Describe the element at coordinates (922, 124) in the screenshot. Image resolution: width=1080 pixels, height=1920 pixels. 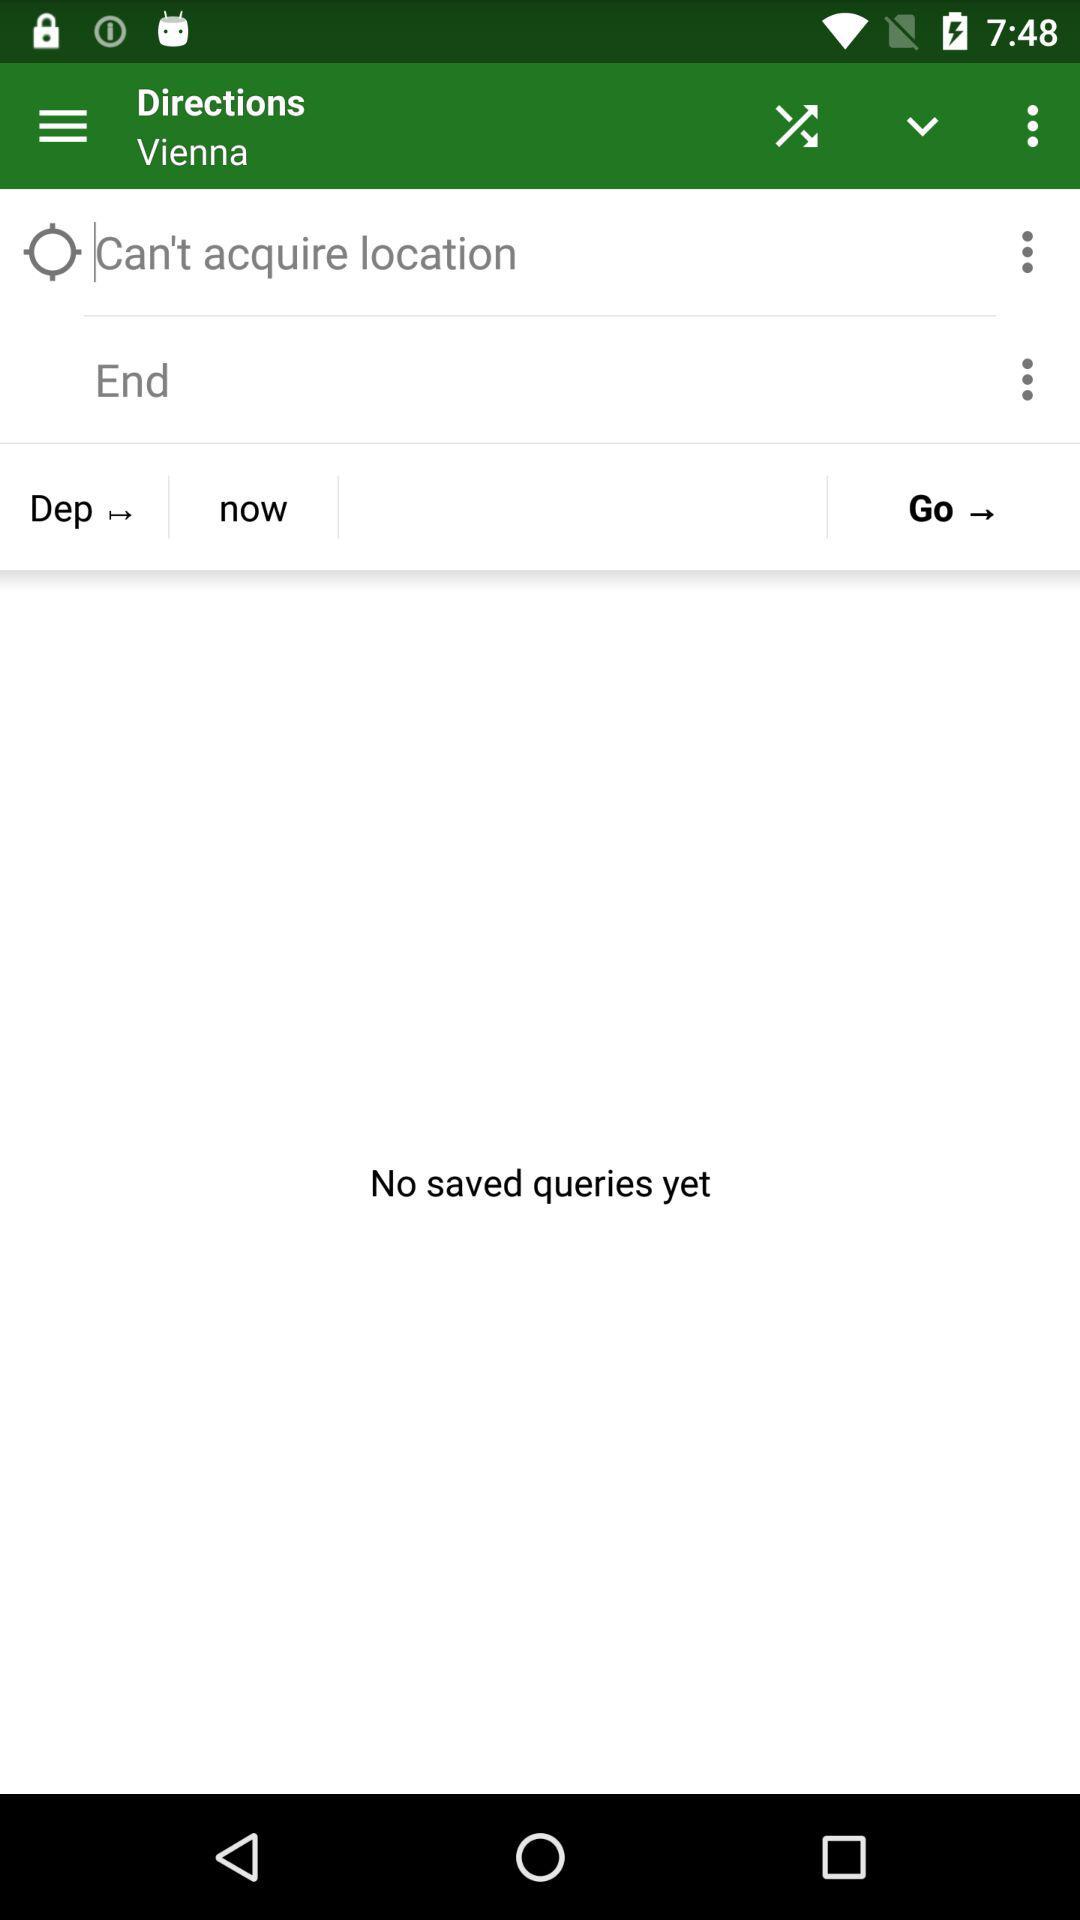
I see `the button on left to the three dots button on the web page` at that location.